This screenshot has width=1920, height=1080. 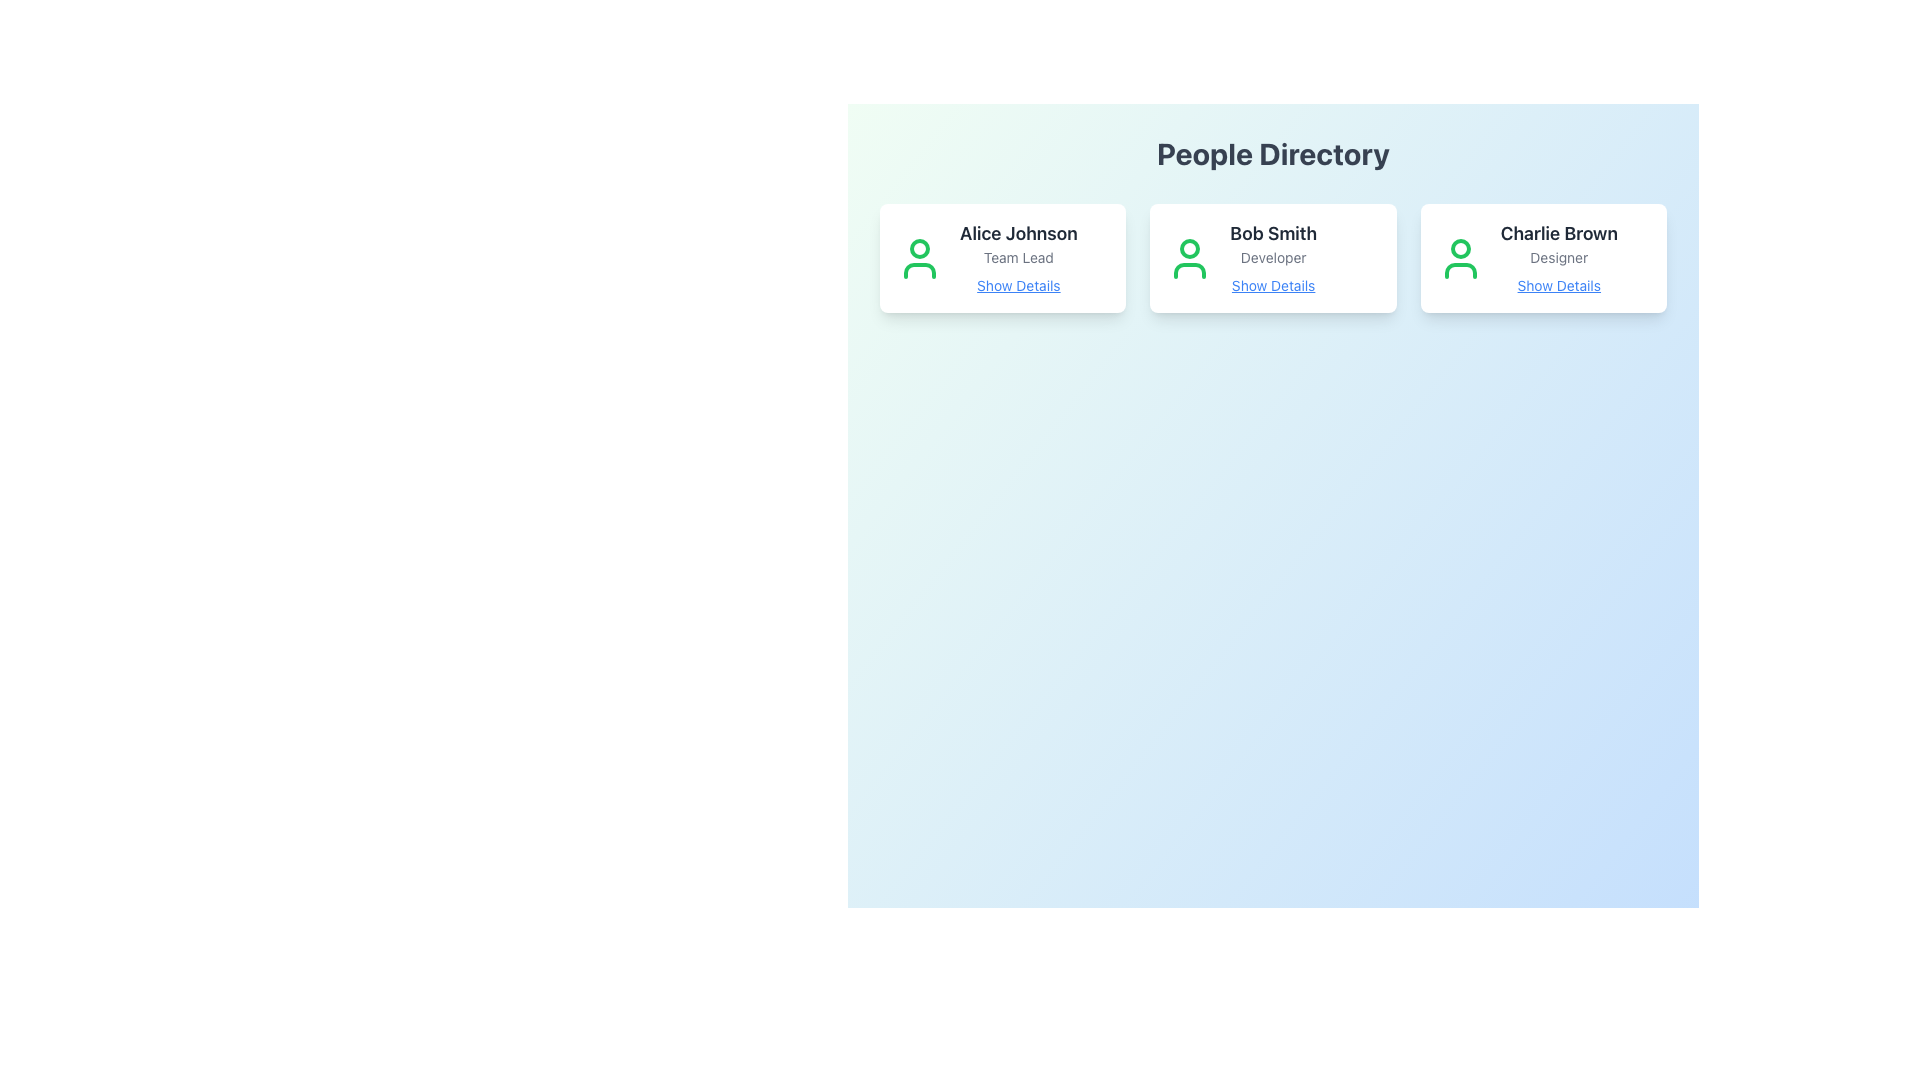 What do you see at coordinates (1003, 257) in the screenshot?
I see `the leftmost Information Card in the grid to potentially reveal additional details or actions` at bounding box center [1003, 257].